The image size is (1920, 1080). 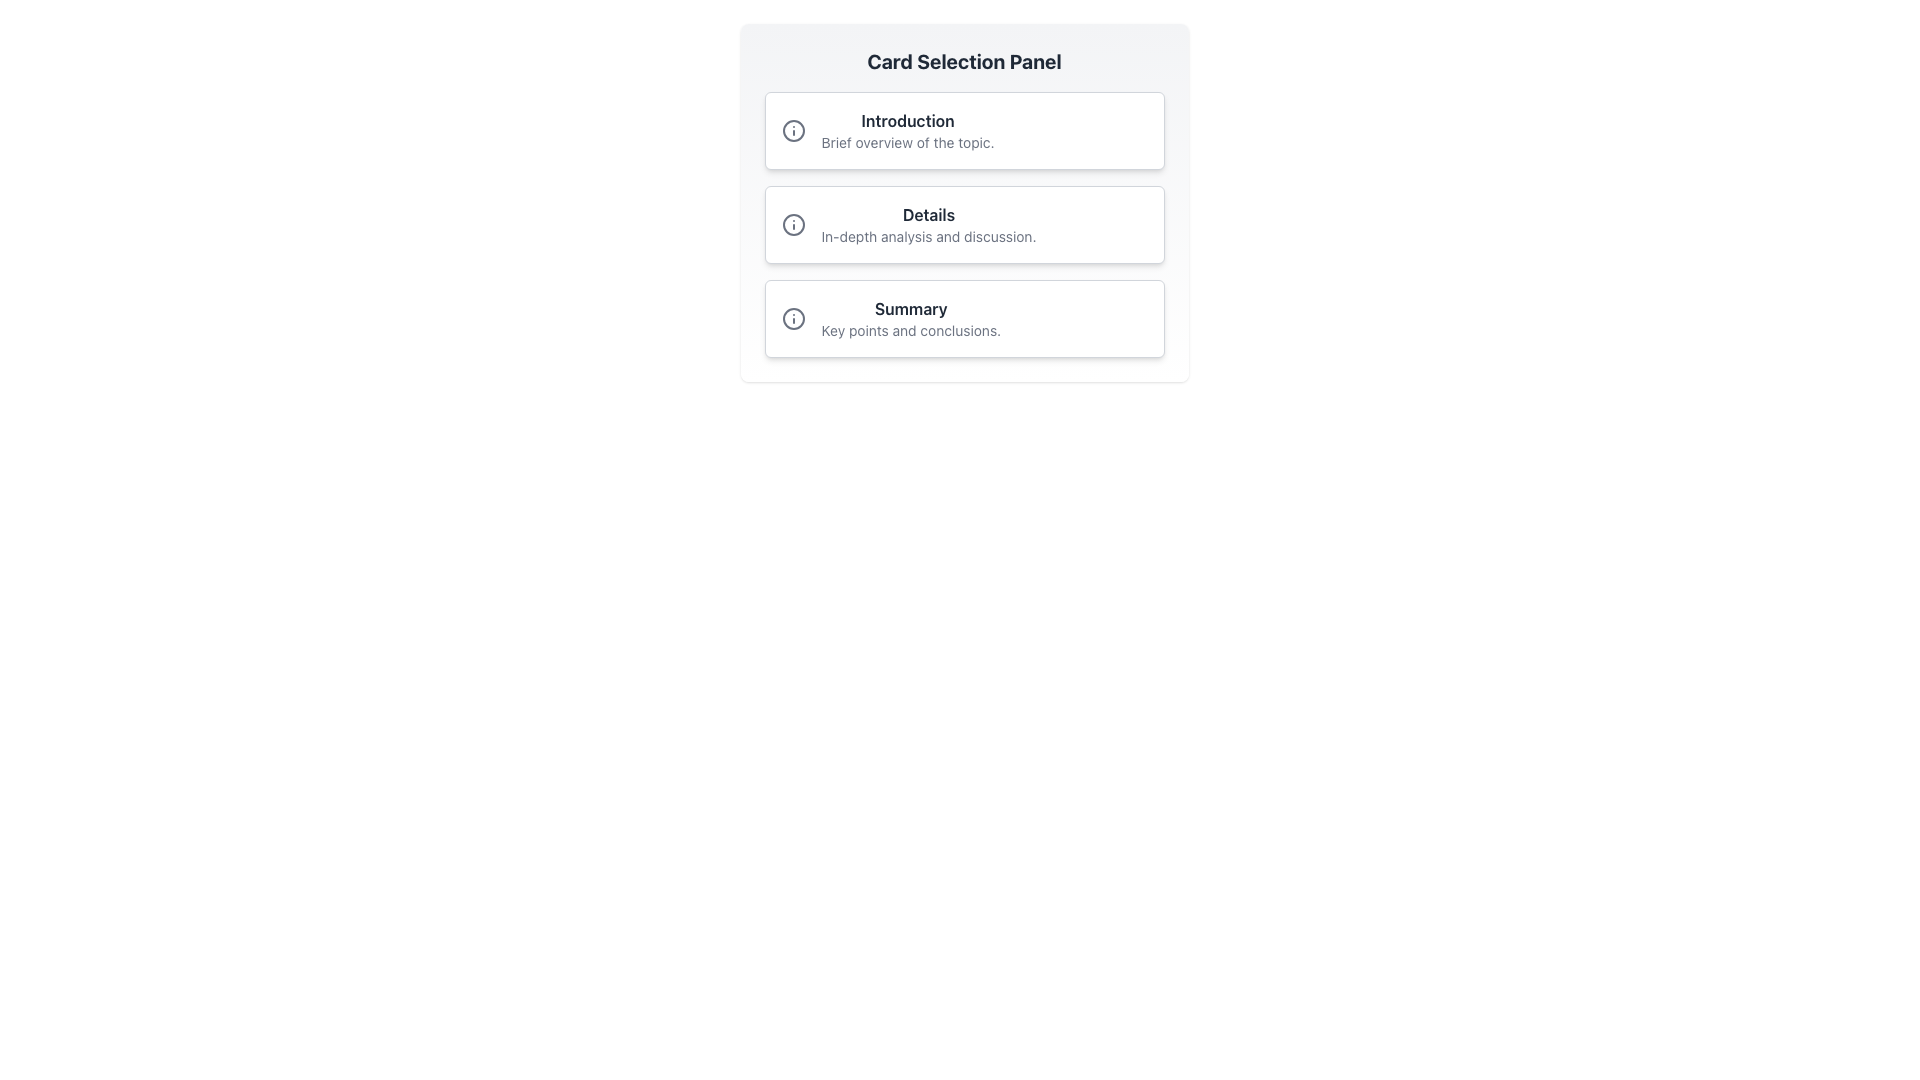 I want to click on the Informational Icon located within the 'Details' card in the Card Selection Panel, which features a circular border and a gray symbol, so click(x=792, y=224).